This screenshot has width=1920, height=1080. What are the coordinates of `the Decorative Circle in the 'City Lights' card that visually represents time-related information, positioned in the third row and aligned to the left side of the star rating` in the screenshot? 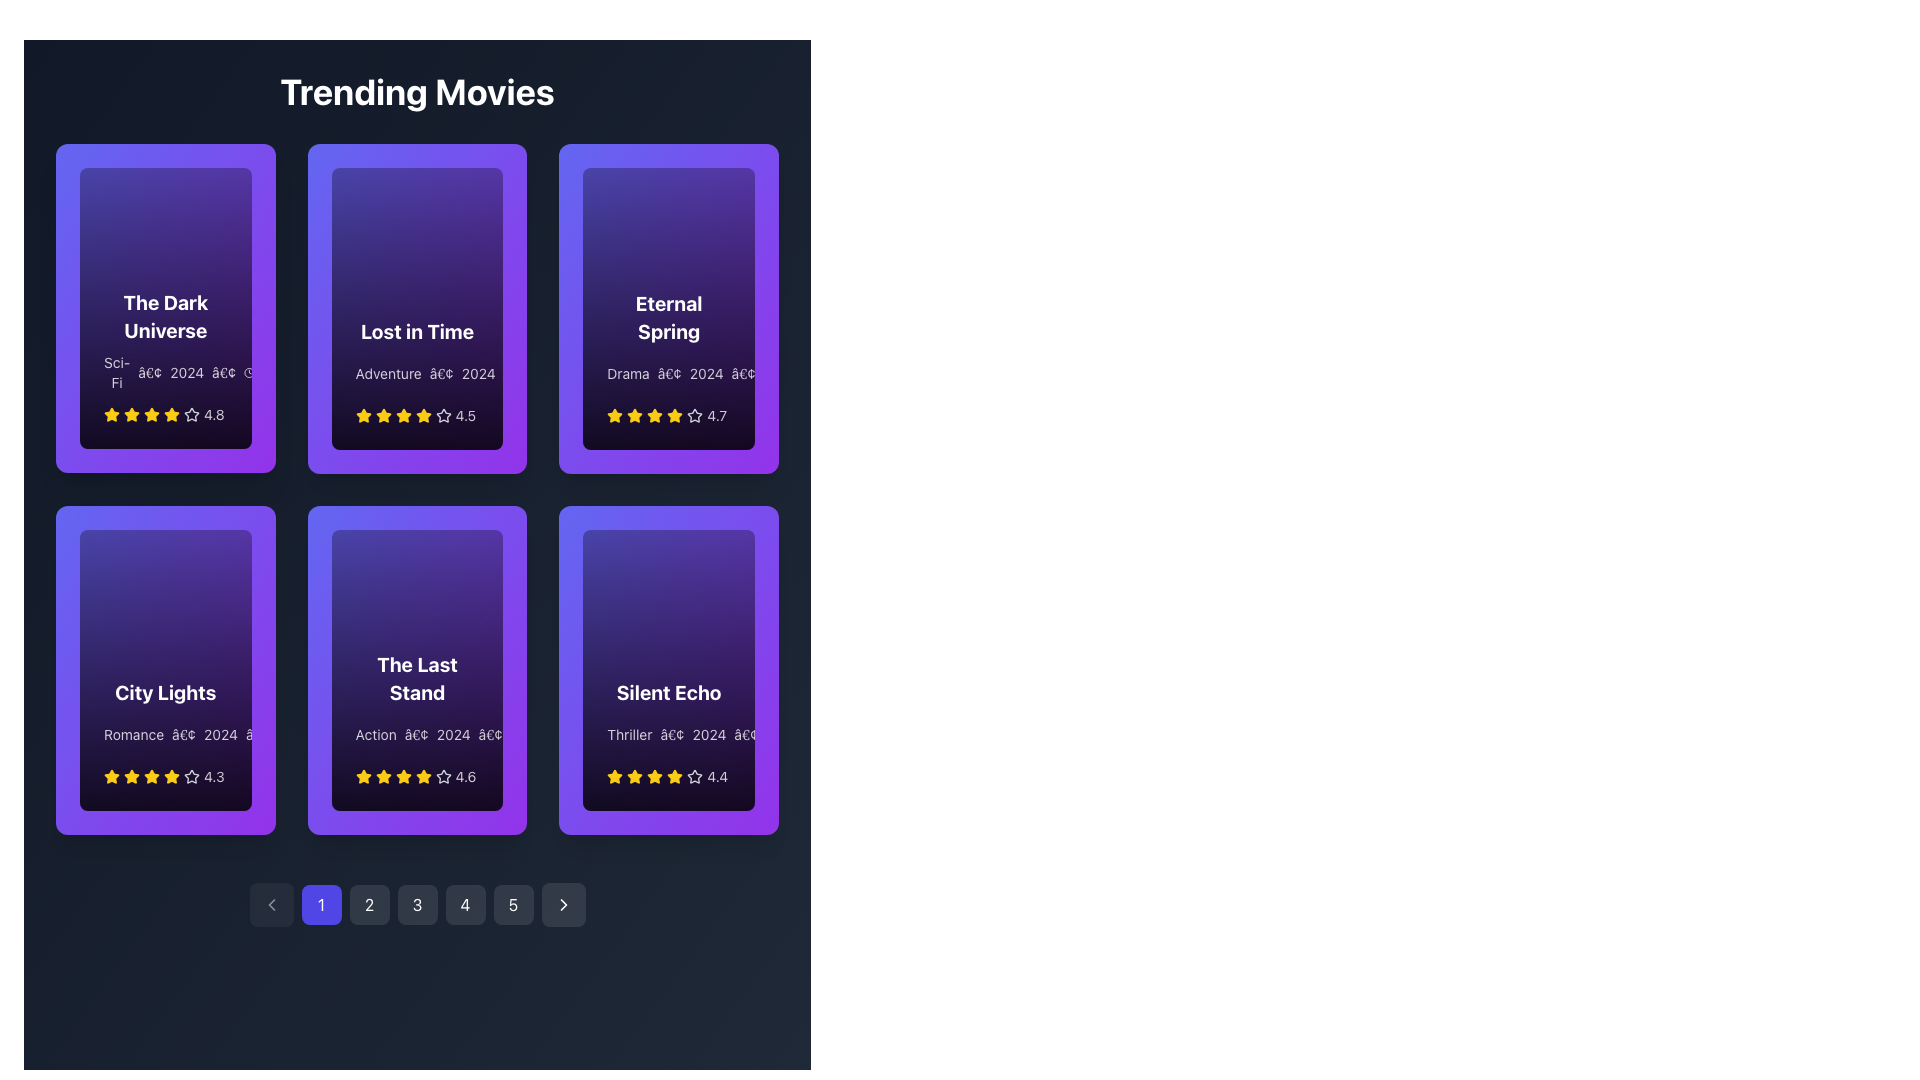 It's located at (282, 734).